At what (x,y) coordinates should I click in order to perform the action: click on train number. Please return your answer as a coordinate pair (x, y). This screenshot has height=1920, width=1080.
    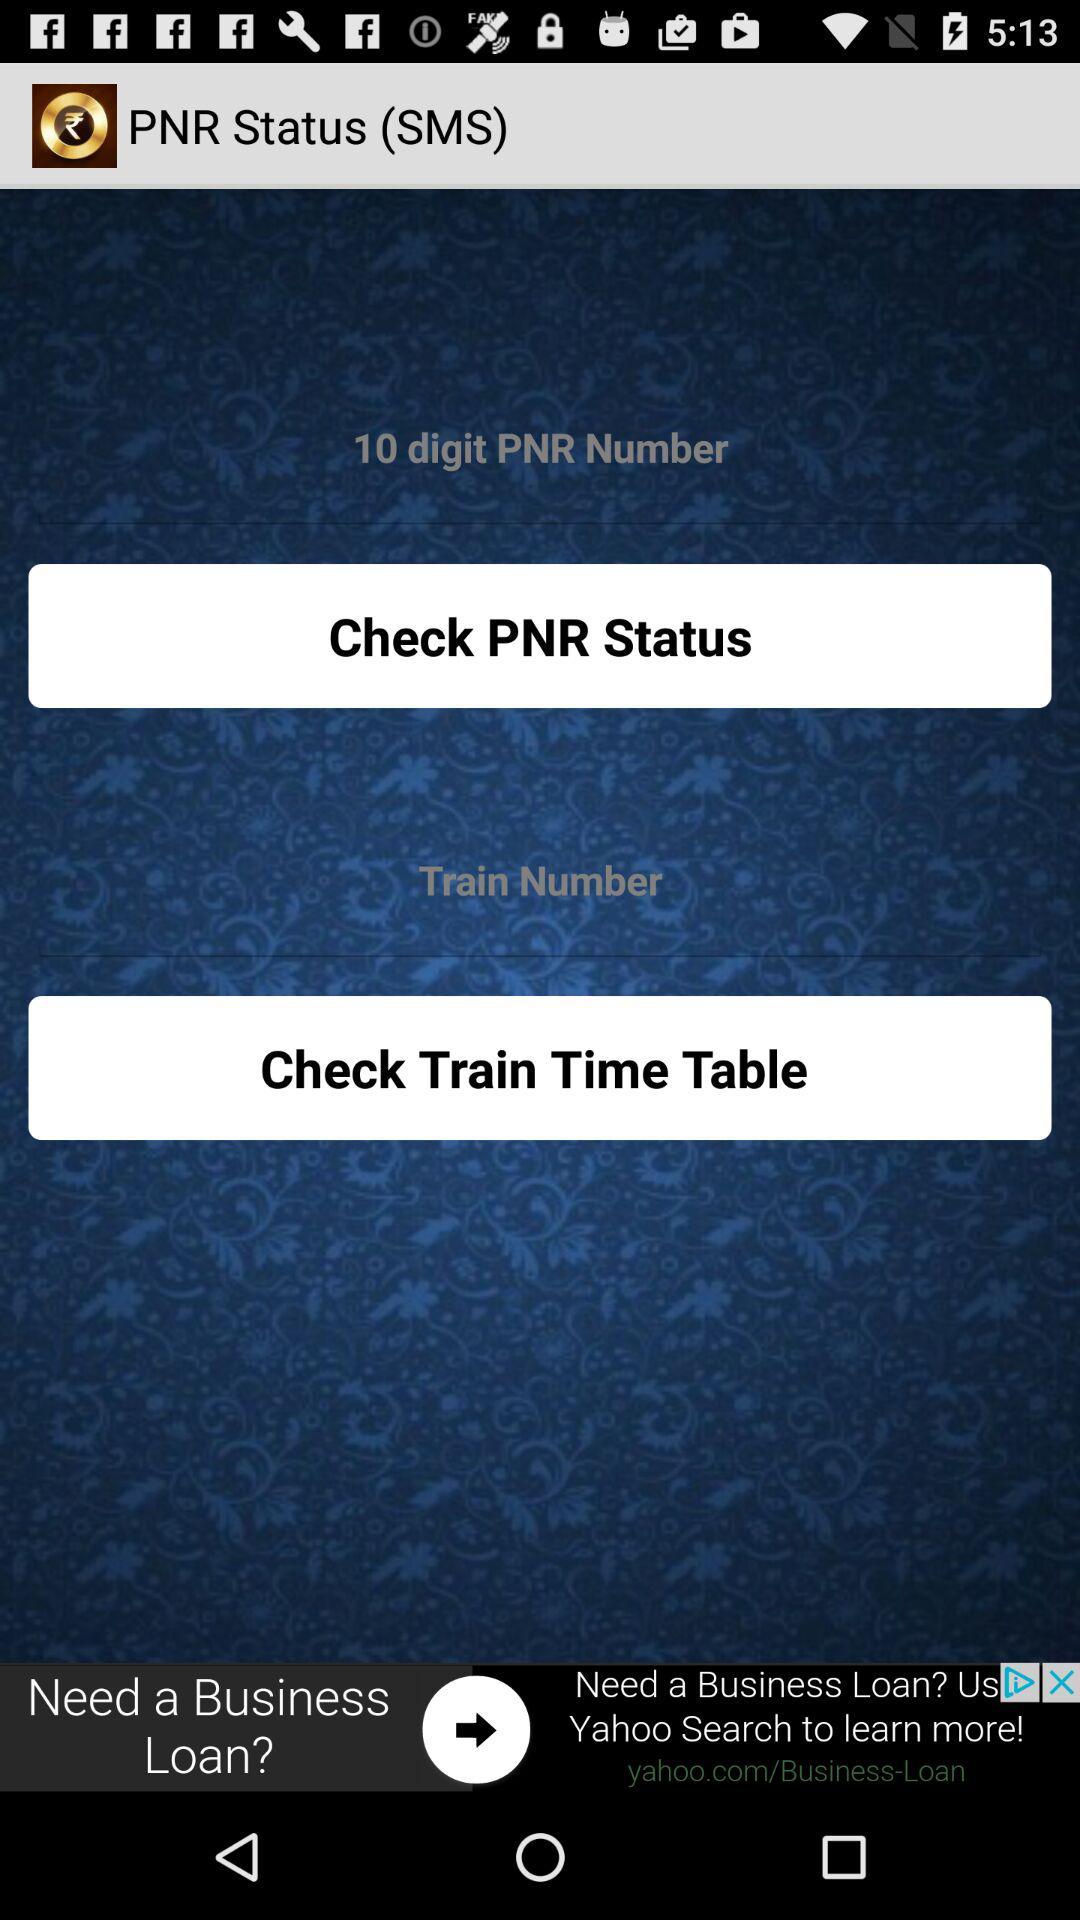
    Looking at the image, I should click on (540, 880).